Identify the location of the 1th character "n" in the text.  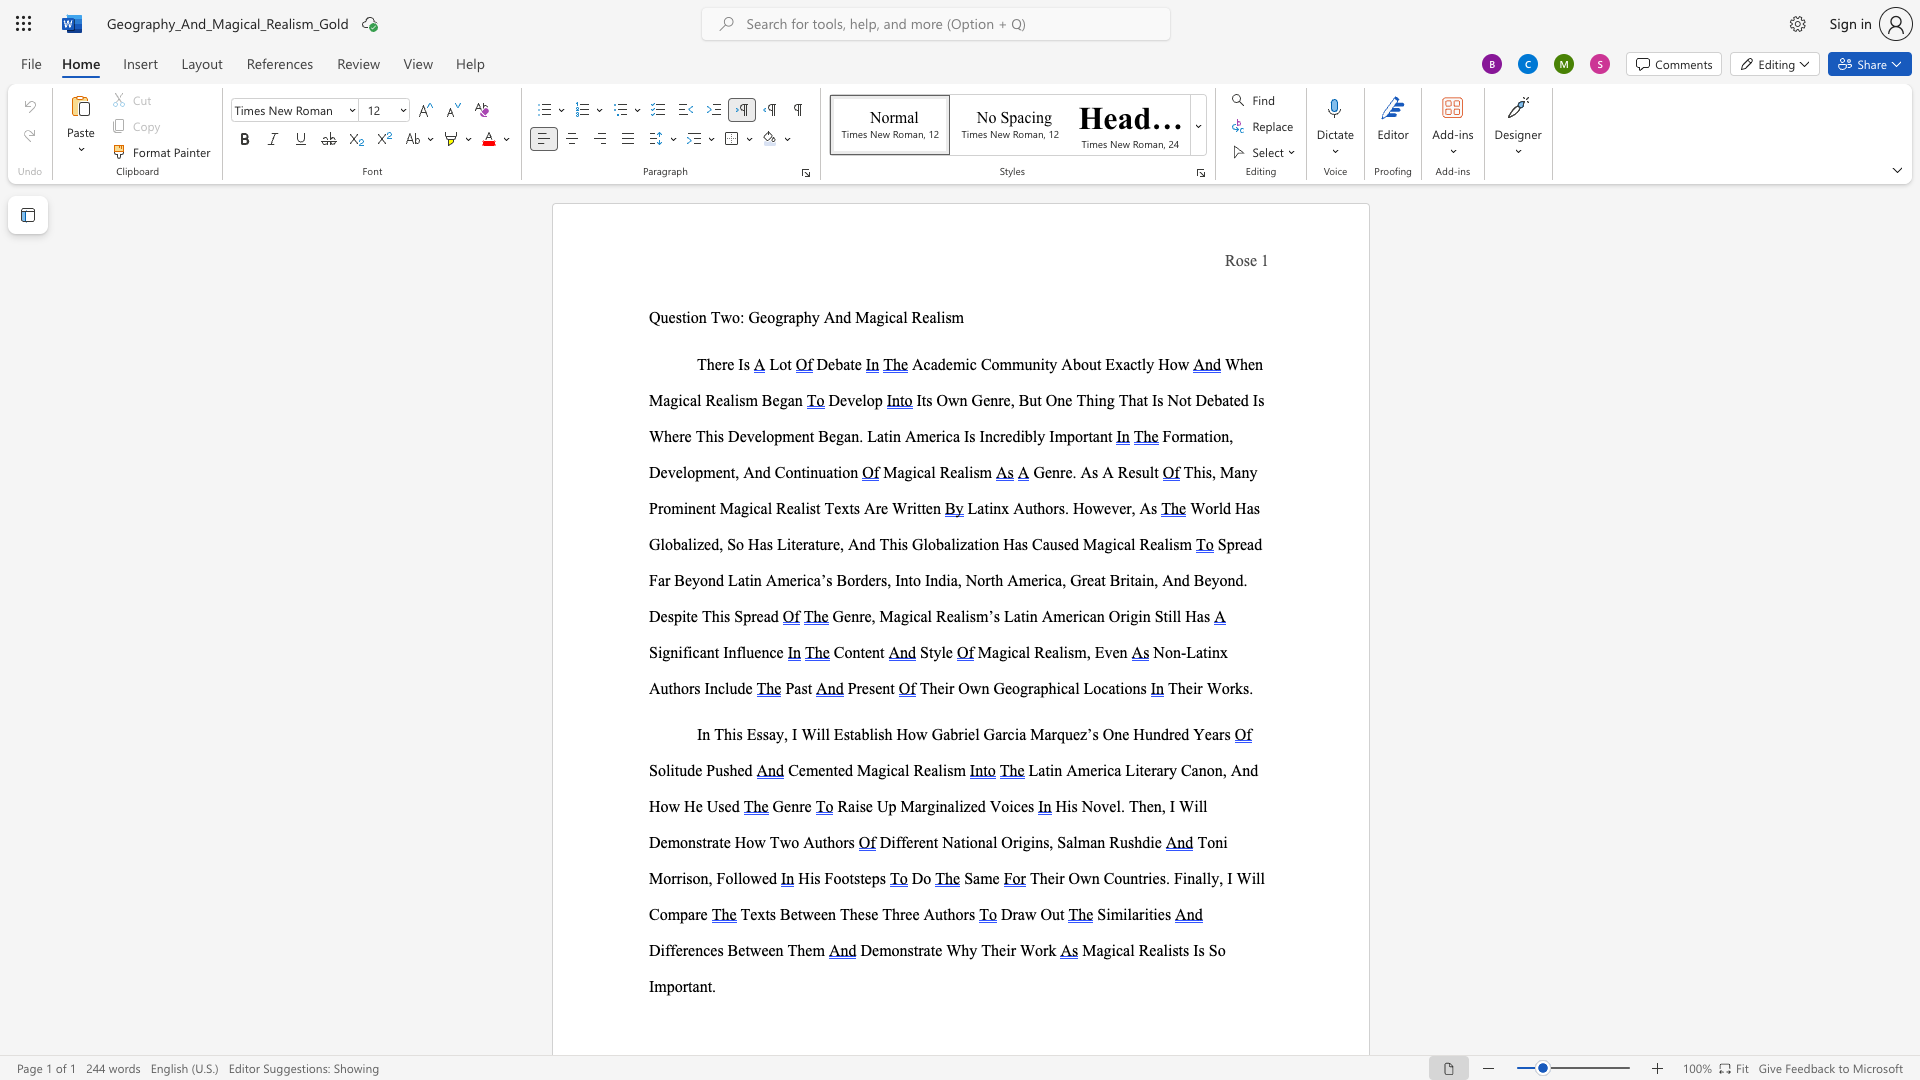
(674, 652).